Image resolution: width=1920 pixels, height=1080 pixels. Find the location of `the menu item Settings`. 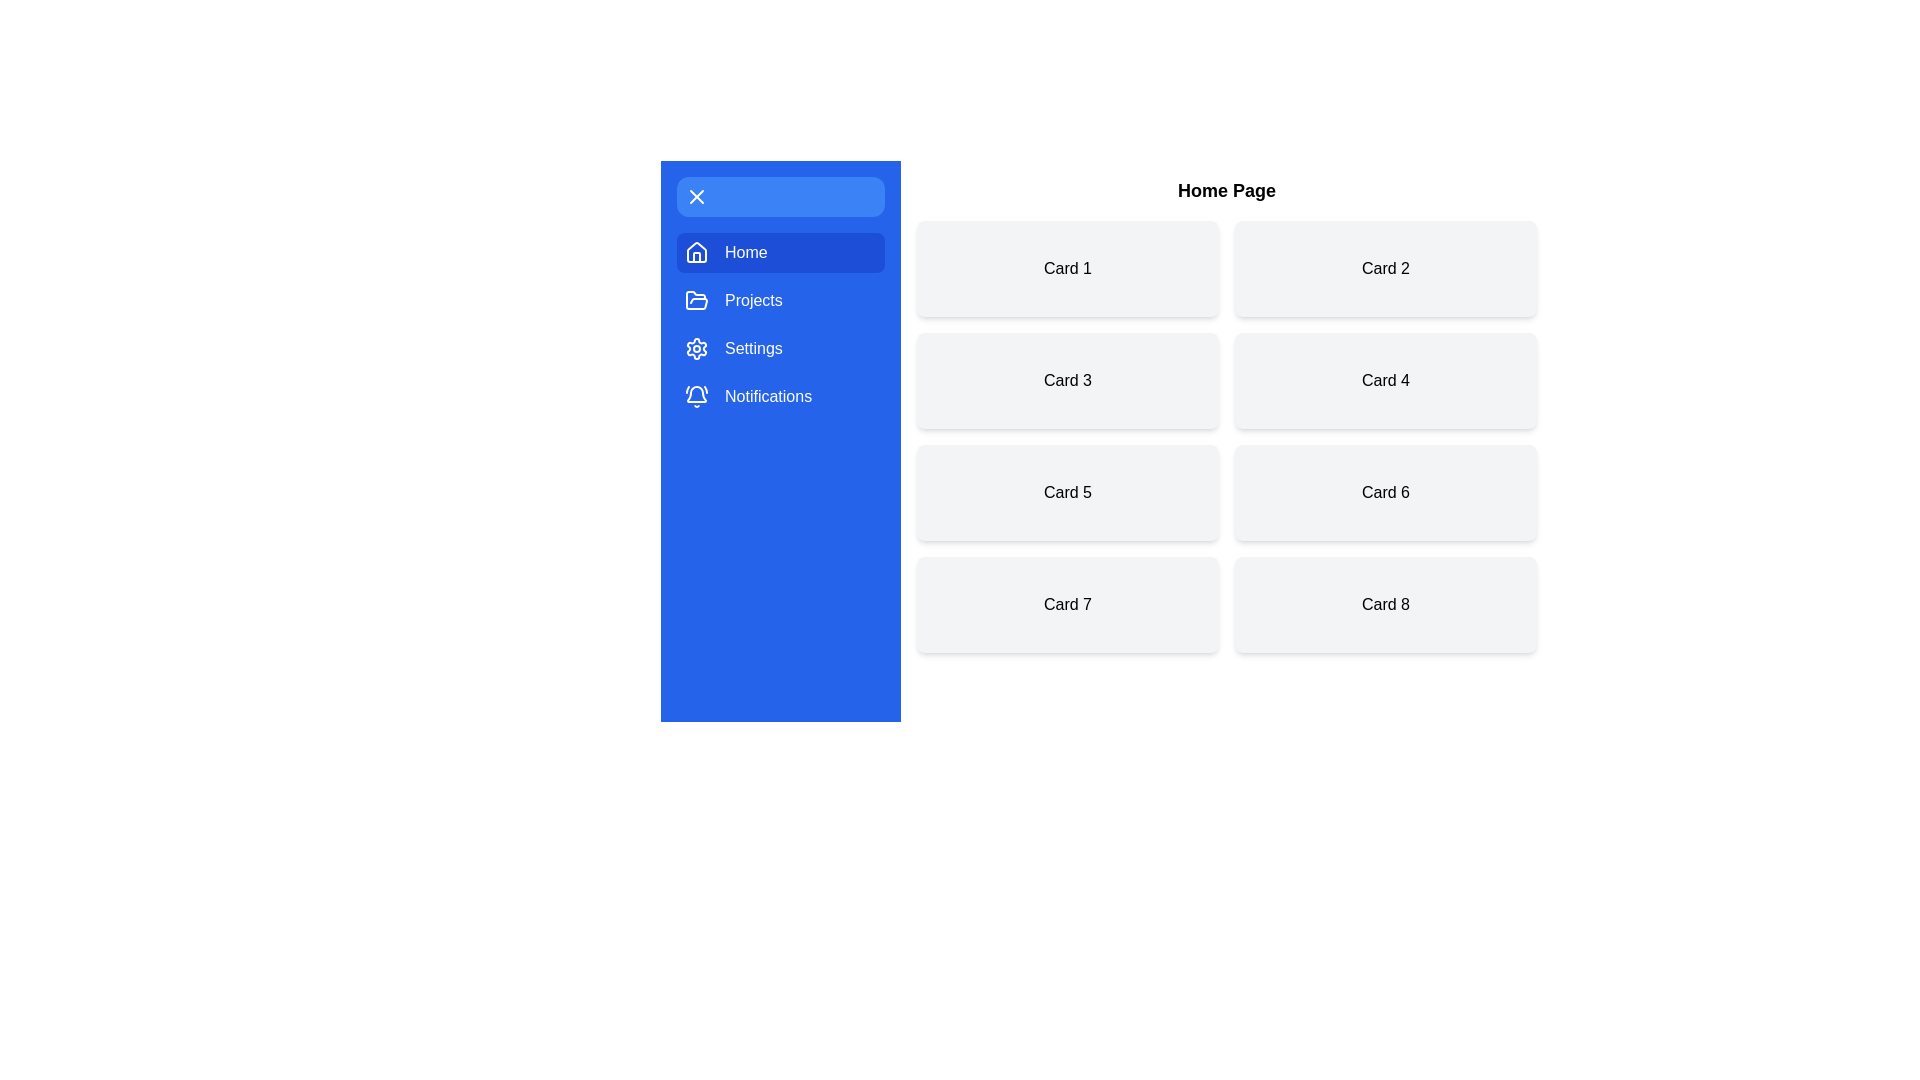

the menu item Settings is located at coordinates (780, 347).